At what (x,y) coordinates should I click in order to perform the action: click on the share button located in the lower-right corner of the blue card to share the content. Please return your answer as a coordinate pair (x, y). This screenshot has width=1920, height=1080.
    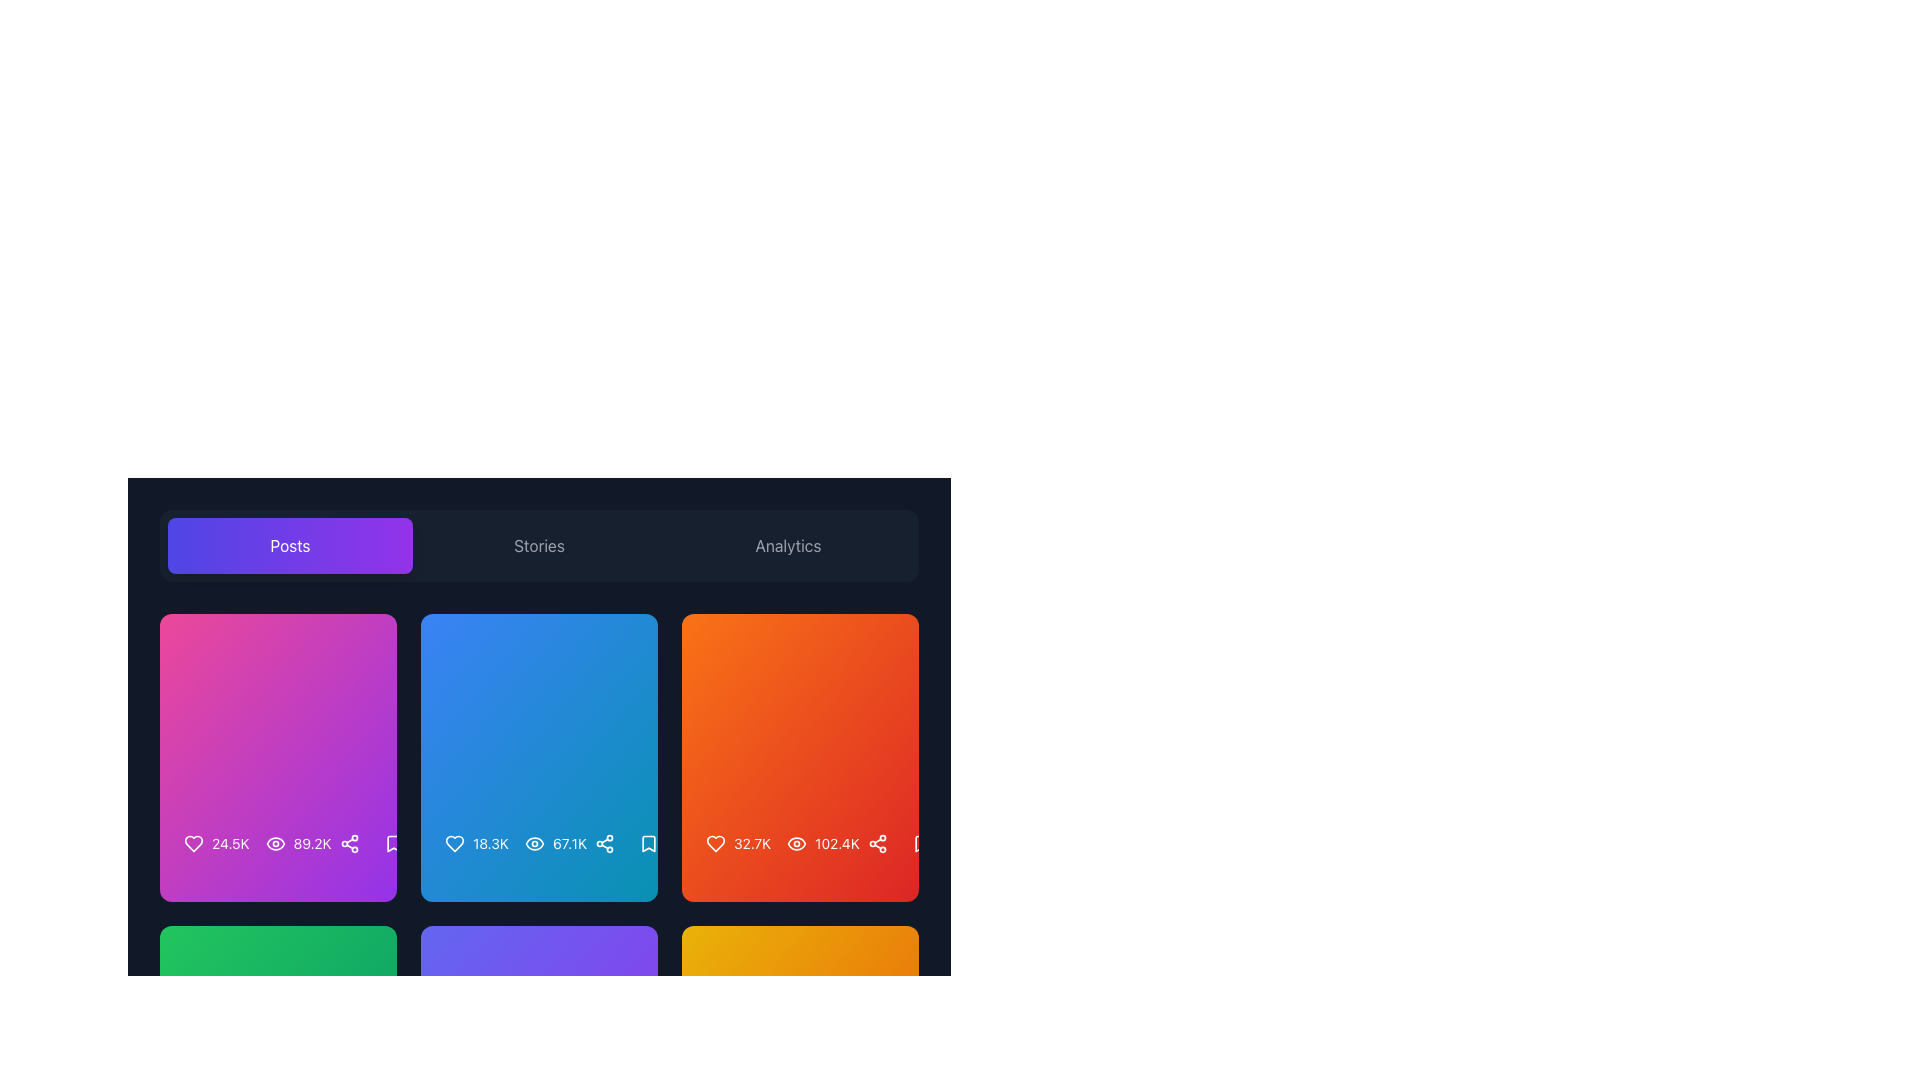
    Looking at the image, I should click on (603, 844).